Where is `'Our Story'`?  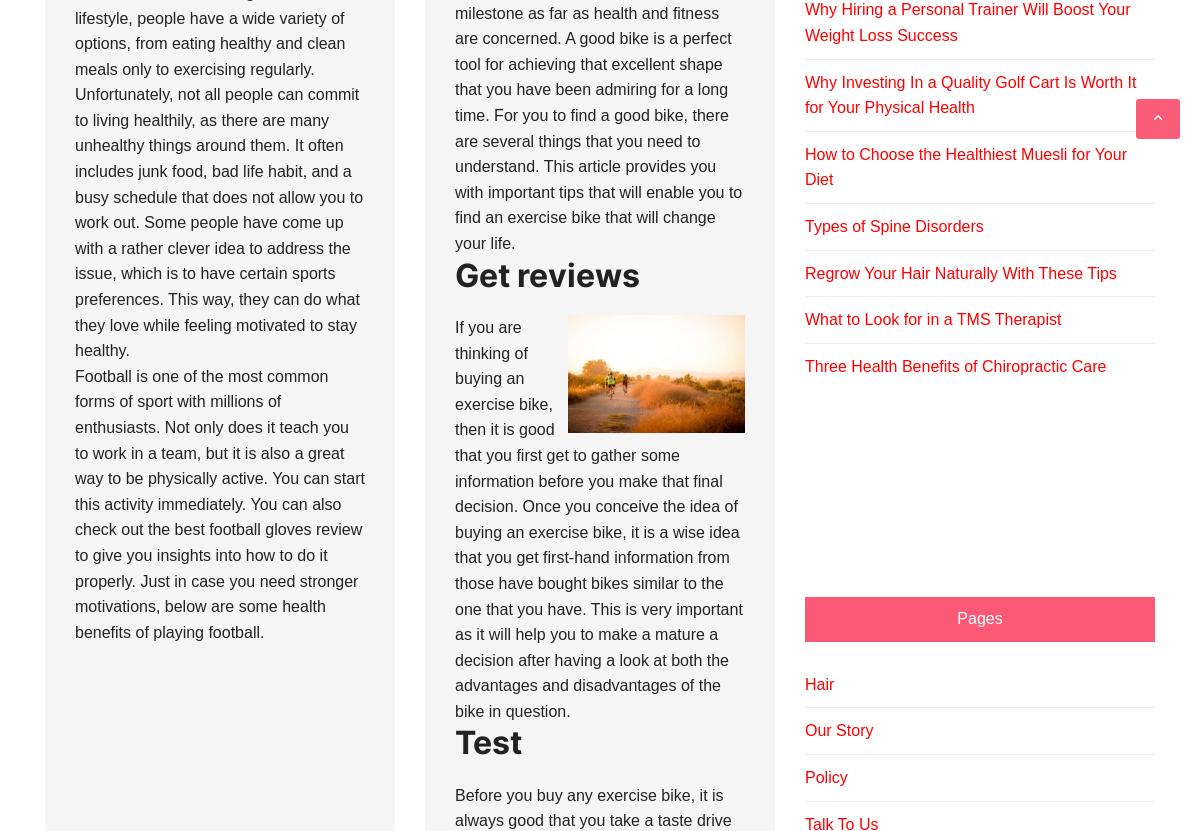 'Our Story' is located at coordinates (838, 729).